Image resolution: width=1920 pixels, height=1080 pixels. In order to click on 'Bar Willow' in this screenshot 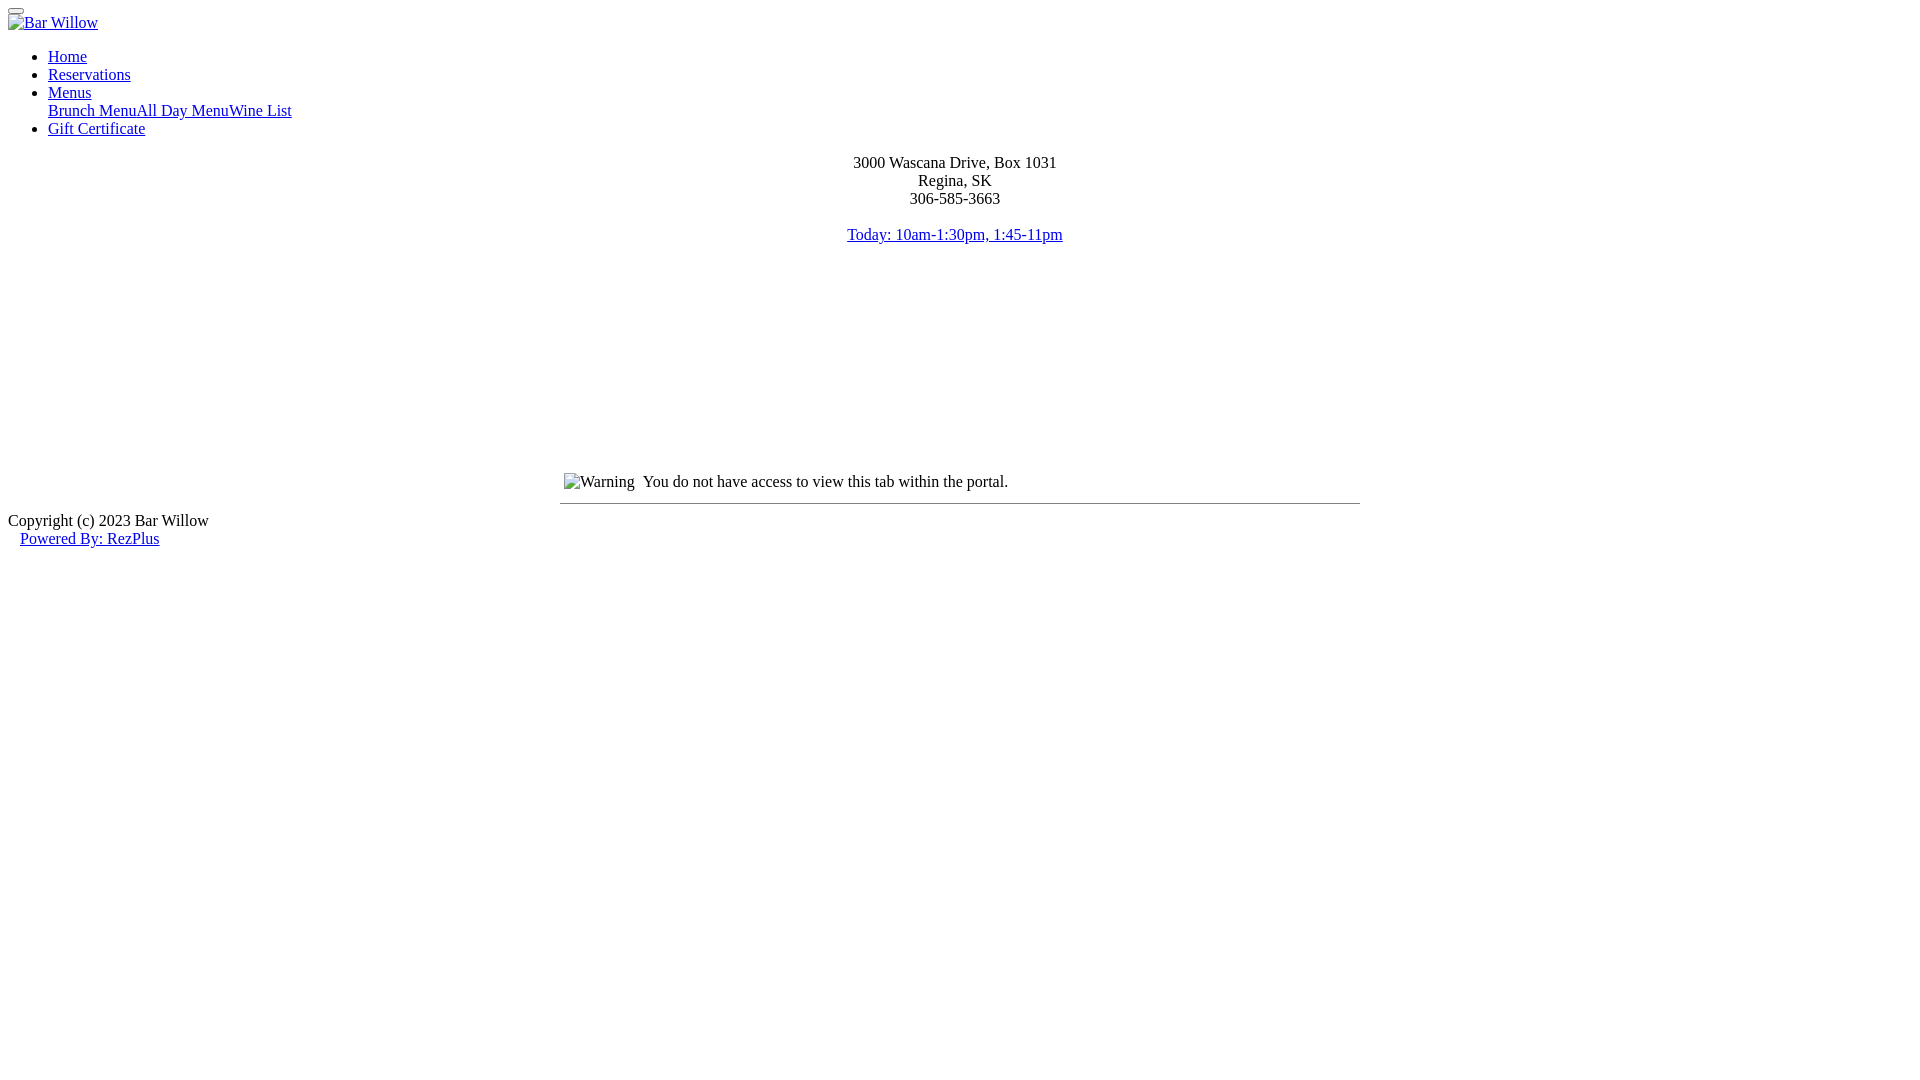, I will do `click(8, 22)`.